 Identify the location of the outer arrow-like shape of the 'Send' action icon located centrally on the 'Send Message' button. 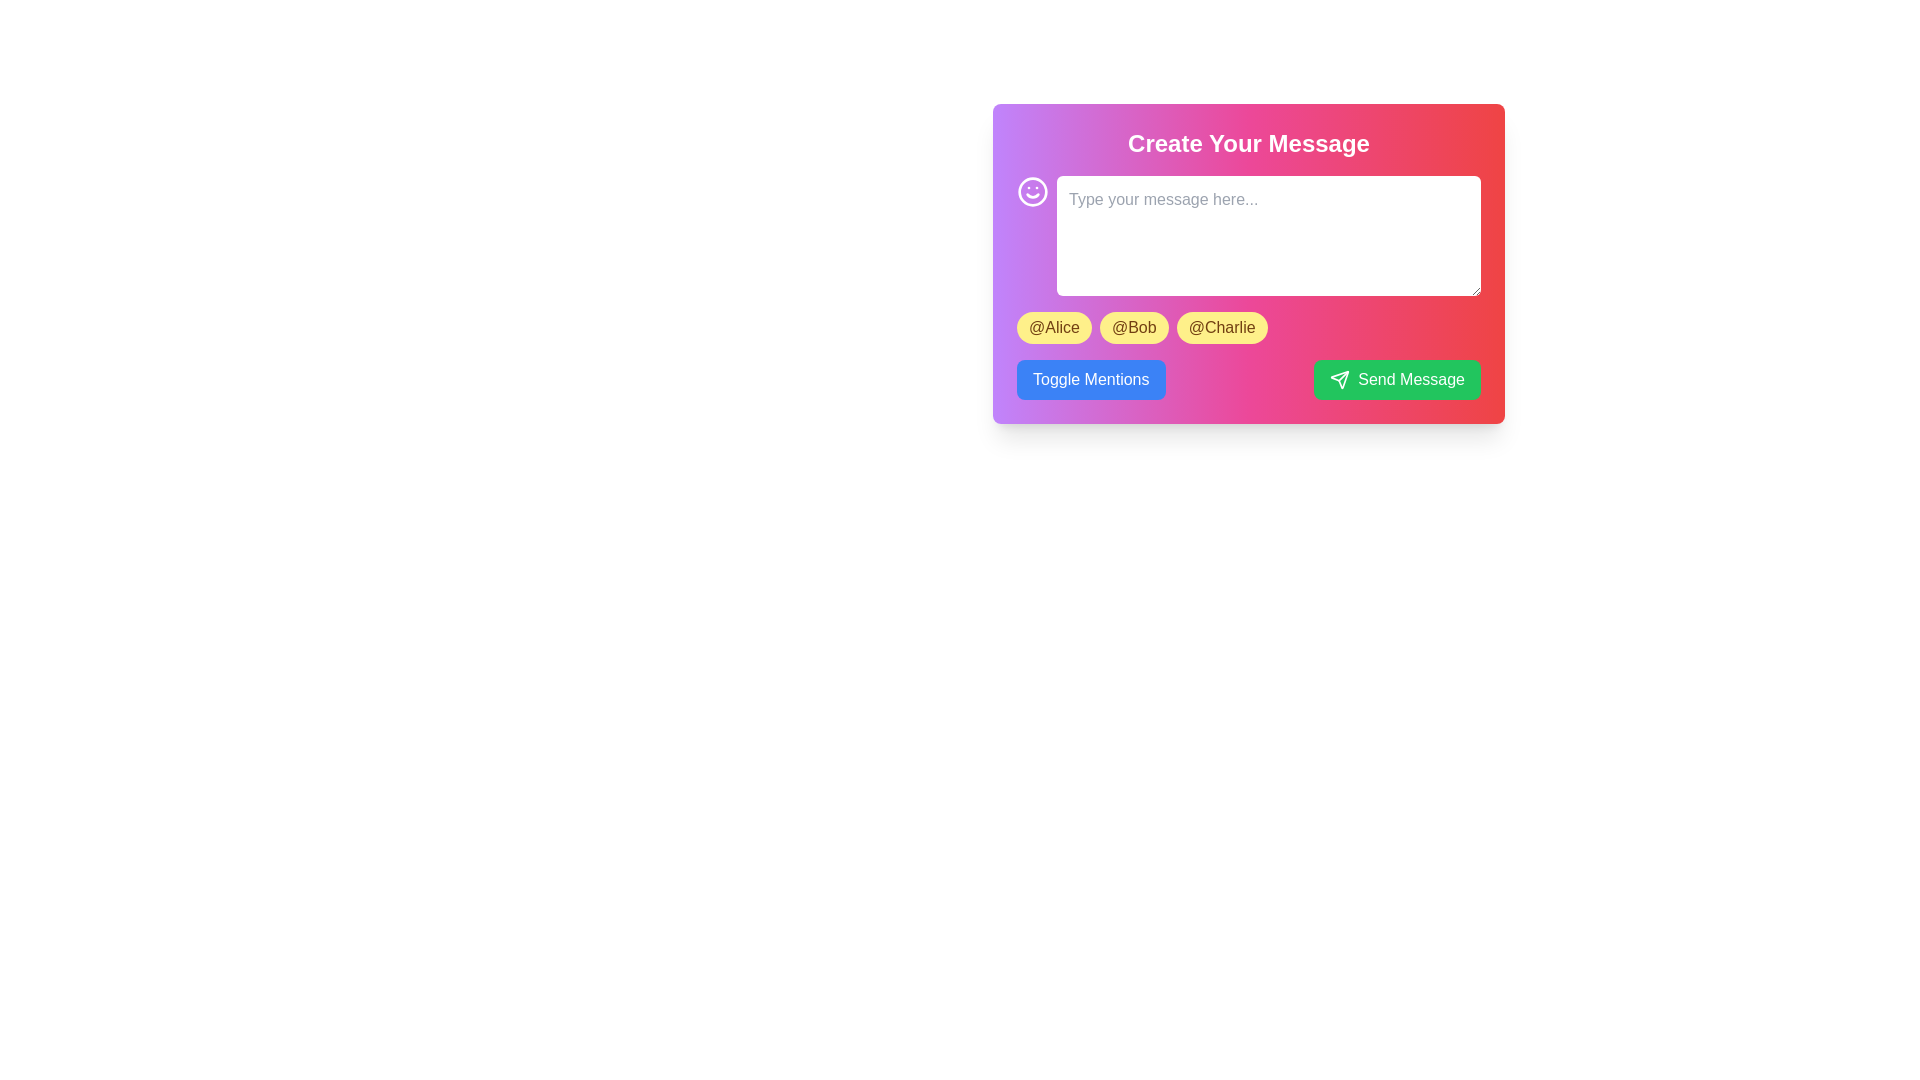
(1340, 380).